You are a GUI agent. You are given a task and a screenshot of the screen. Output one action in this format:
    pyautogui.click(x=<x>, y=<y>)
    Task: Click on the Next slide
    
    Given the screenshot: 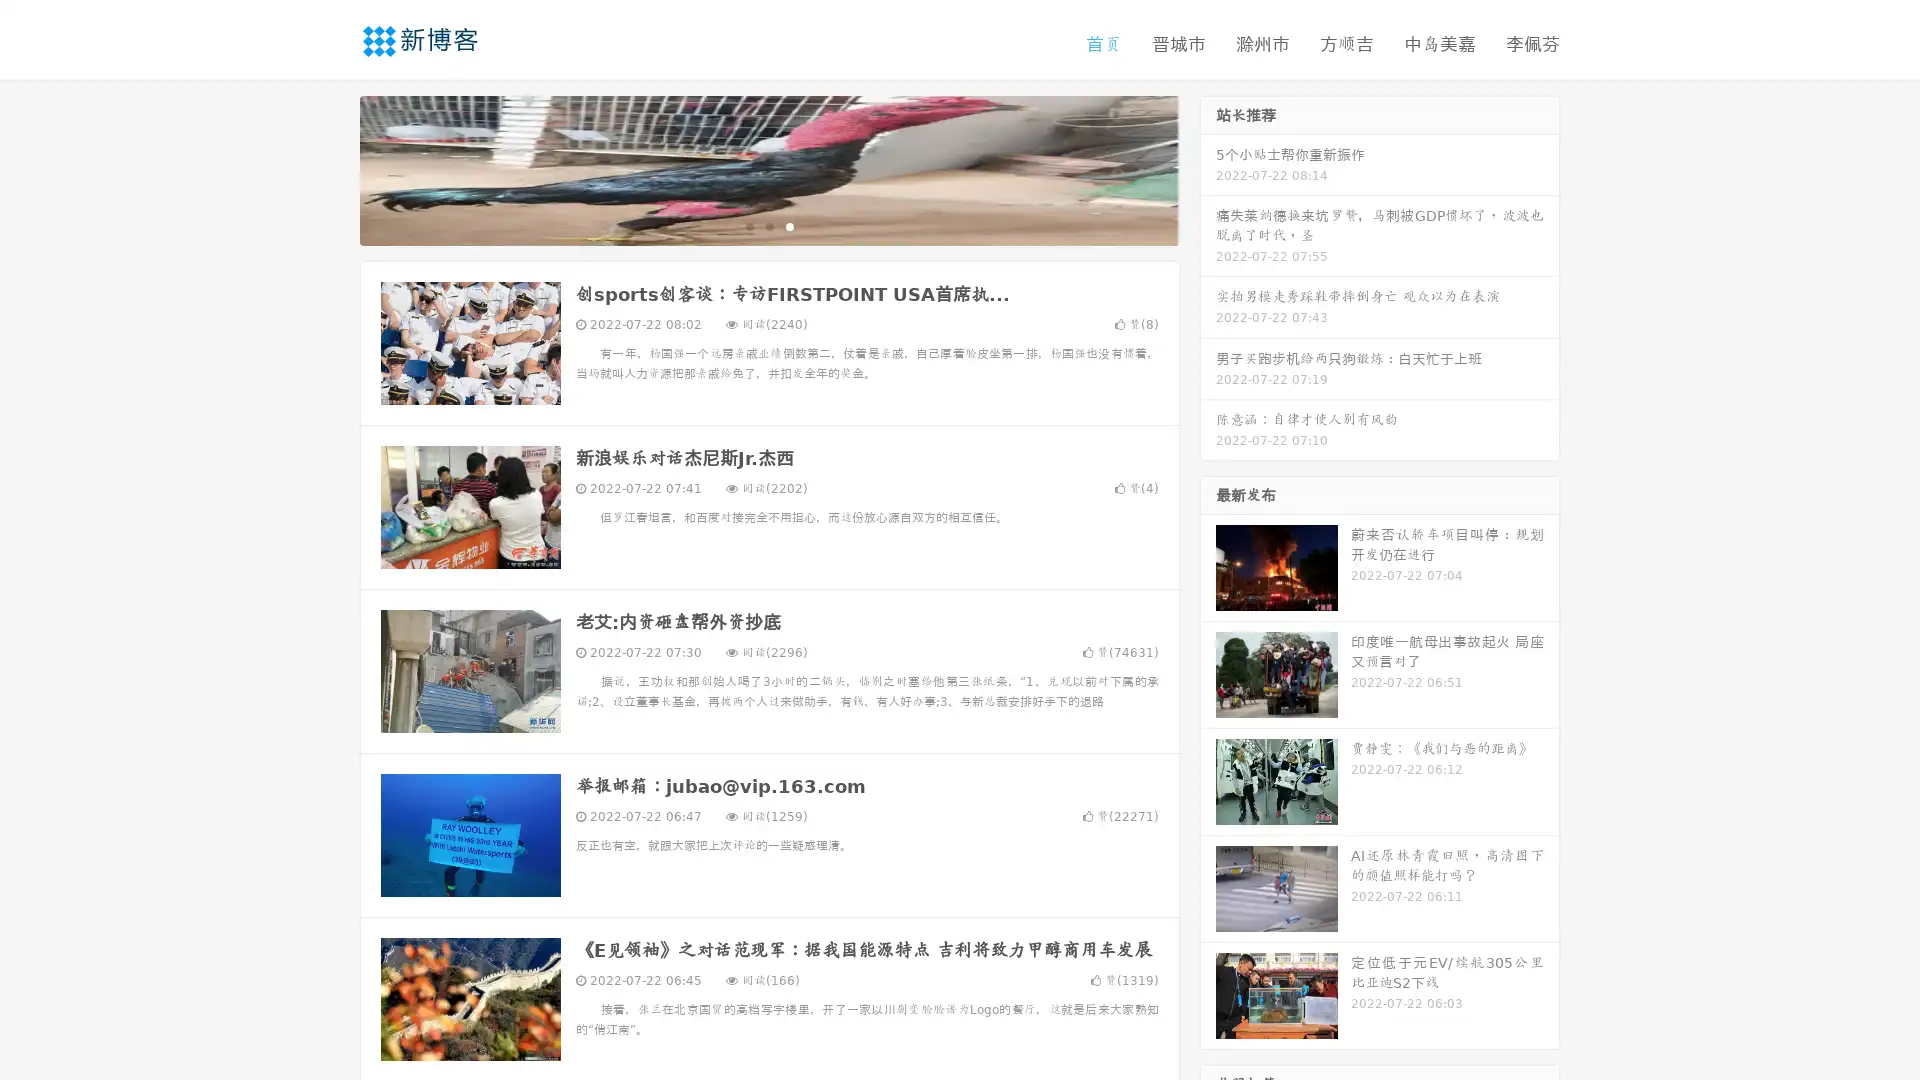 What is the action you would take?
    pyautogui.click(x=1208, y=168)
    